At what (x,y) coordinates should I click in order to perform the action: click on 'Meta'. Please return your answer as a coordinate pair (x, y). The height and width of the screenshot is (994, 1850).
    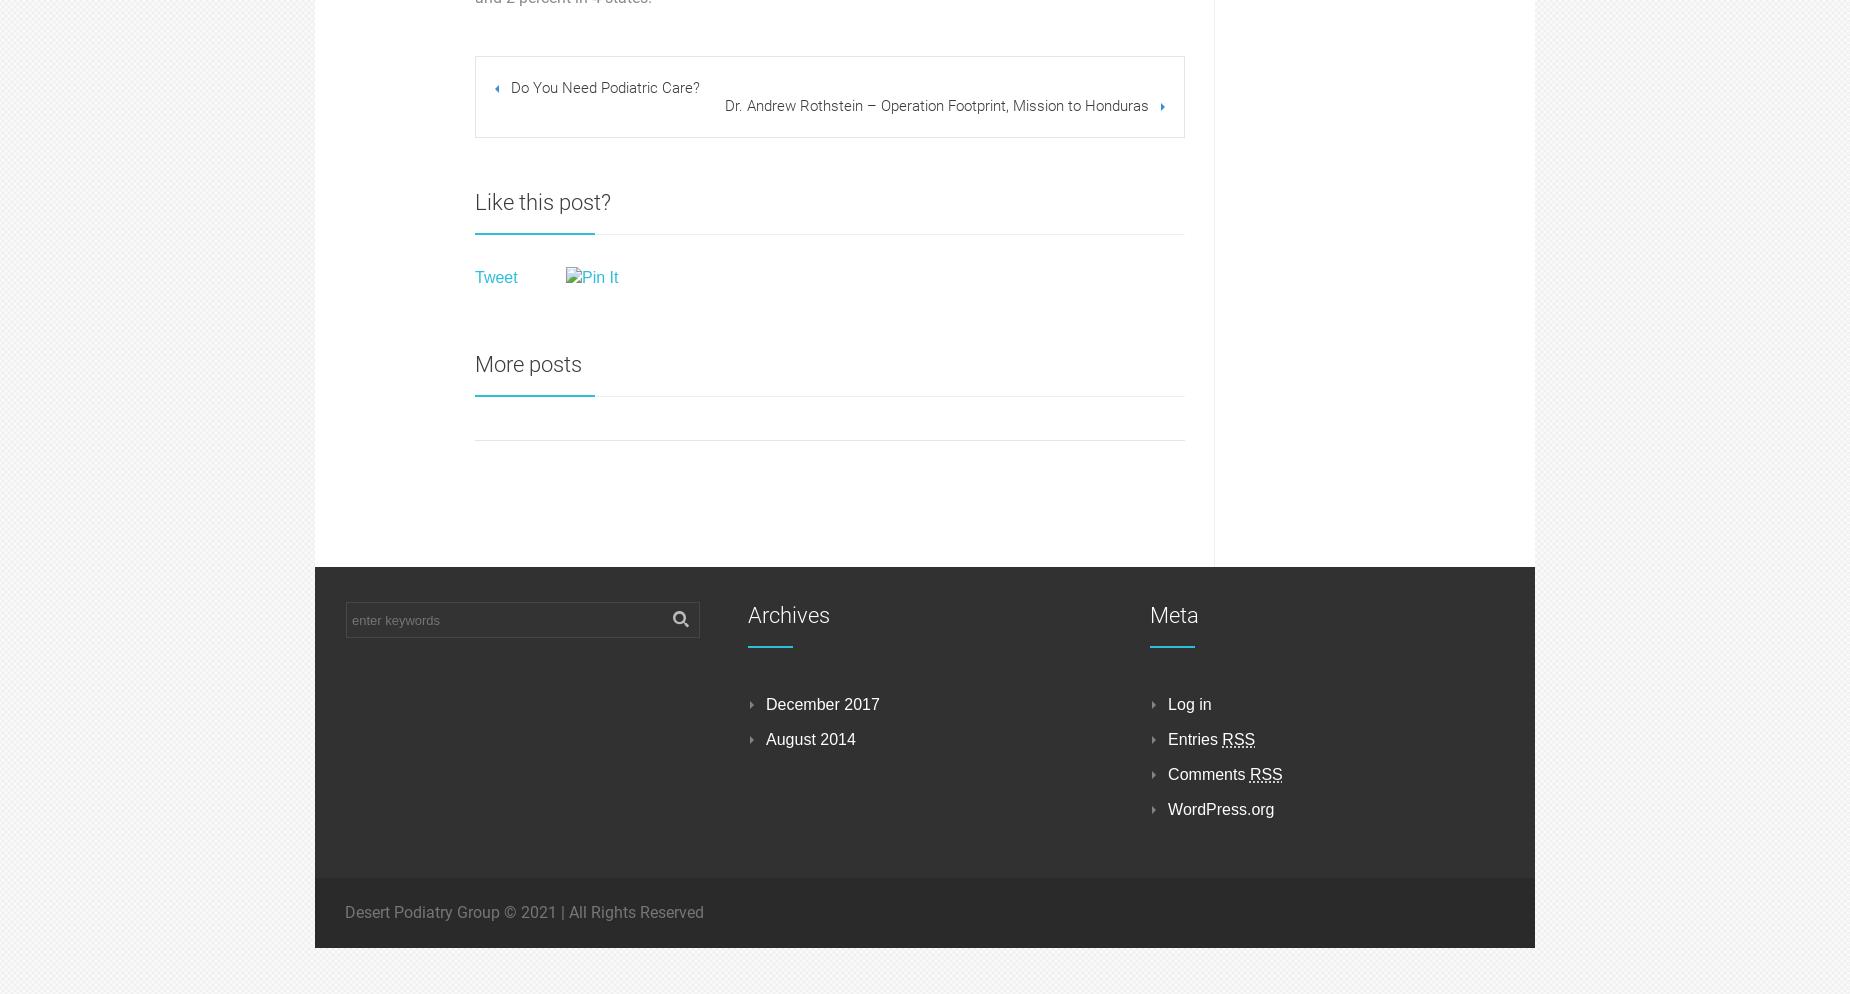
    Looking at the image, I should click on (1173, 614).